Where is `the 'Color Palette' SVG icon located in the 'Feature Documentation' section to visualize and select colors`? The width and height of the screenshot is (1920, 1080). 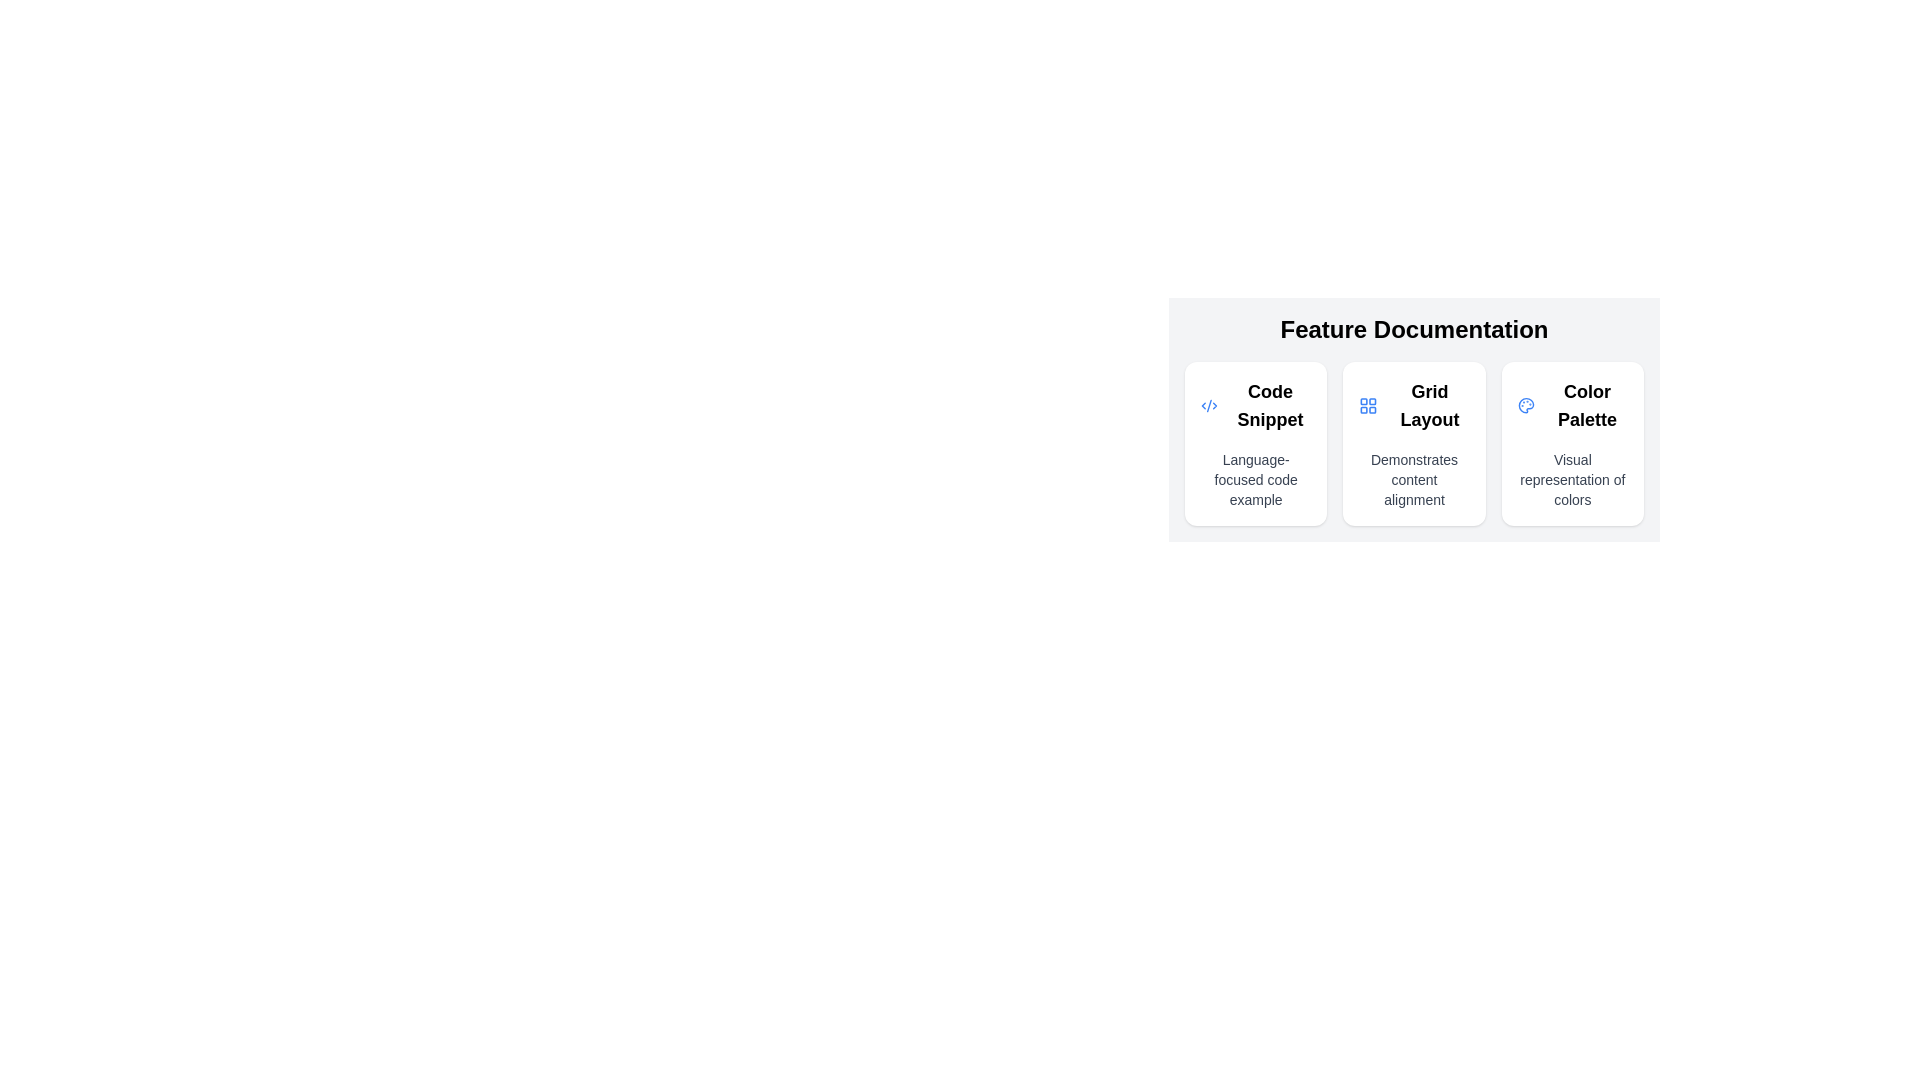
the 'Color Palette' SVG icon located in the 'Feature Documentation' section to visualize and select colors is located at coordinates (1525, 405).